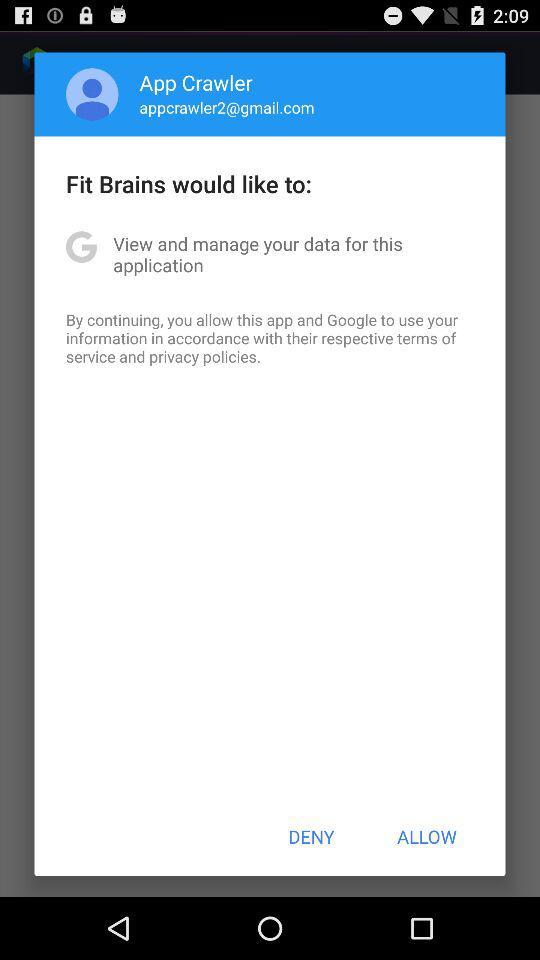 This screenshot has width=540, height=960. What do you see at coordinates (91, 94) in the screenshot?
I see `icon to the left of app crawler item` at bounding box center [91, 94].